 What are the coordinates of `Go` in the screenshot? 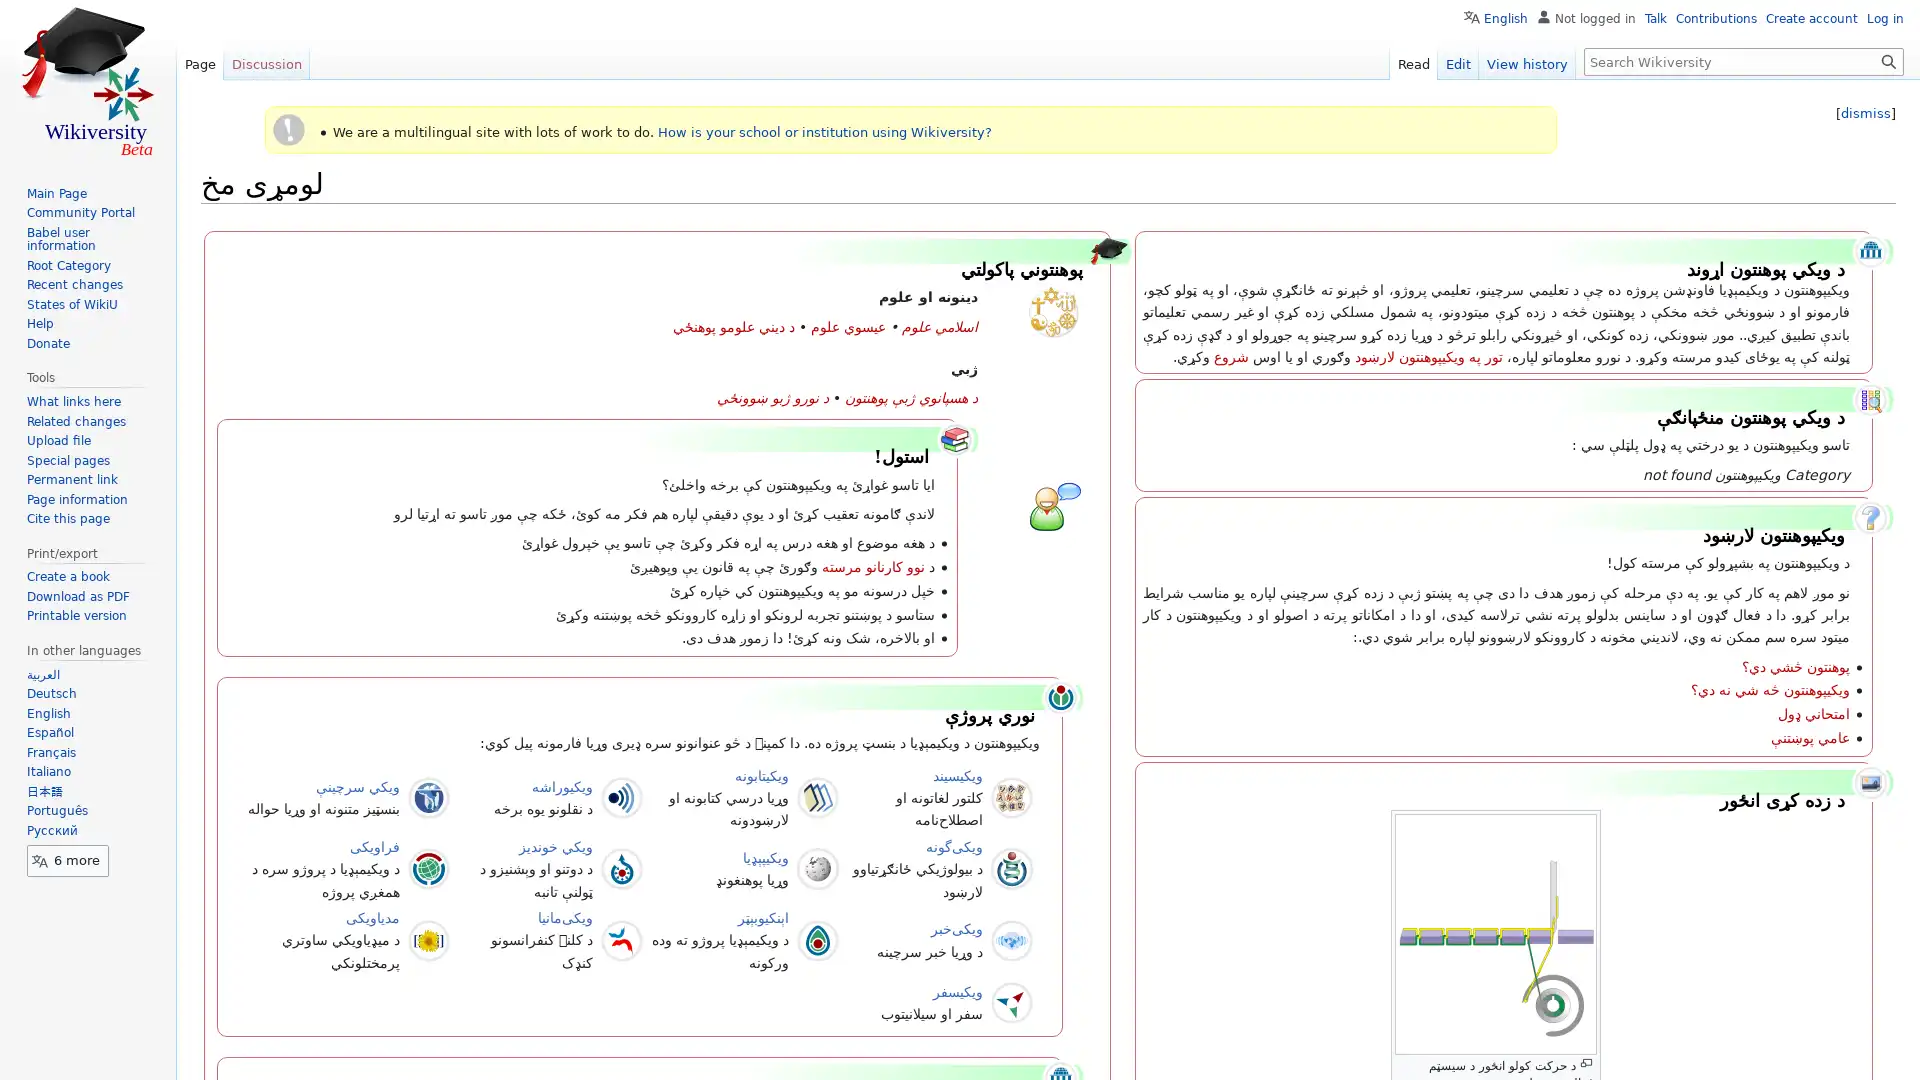 It's located at (1888, 60).